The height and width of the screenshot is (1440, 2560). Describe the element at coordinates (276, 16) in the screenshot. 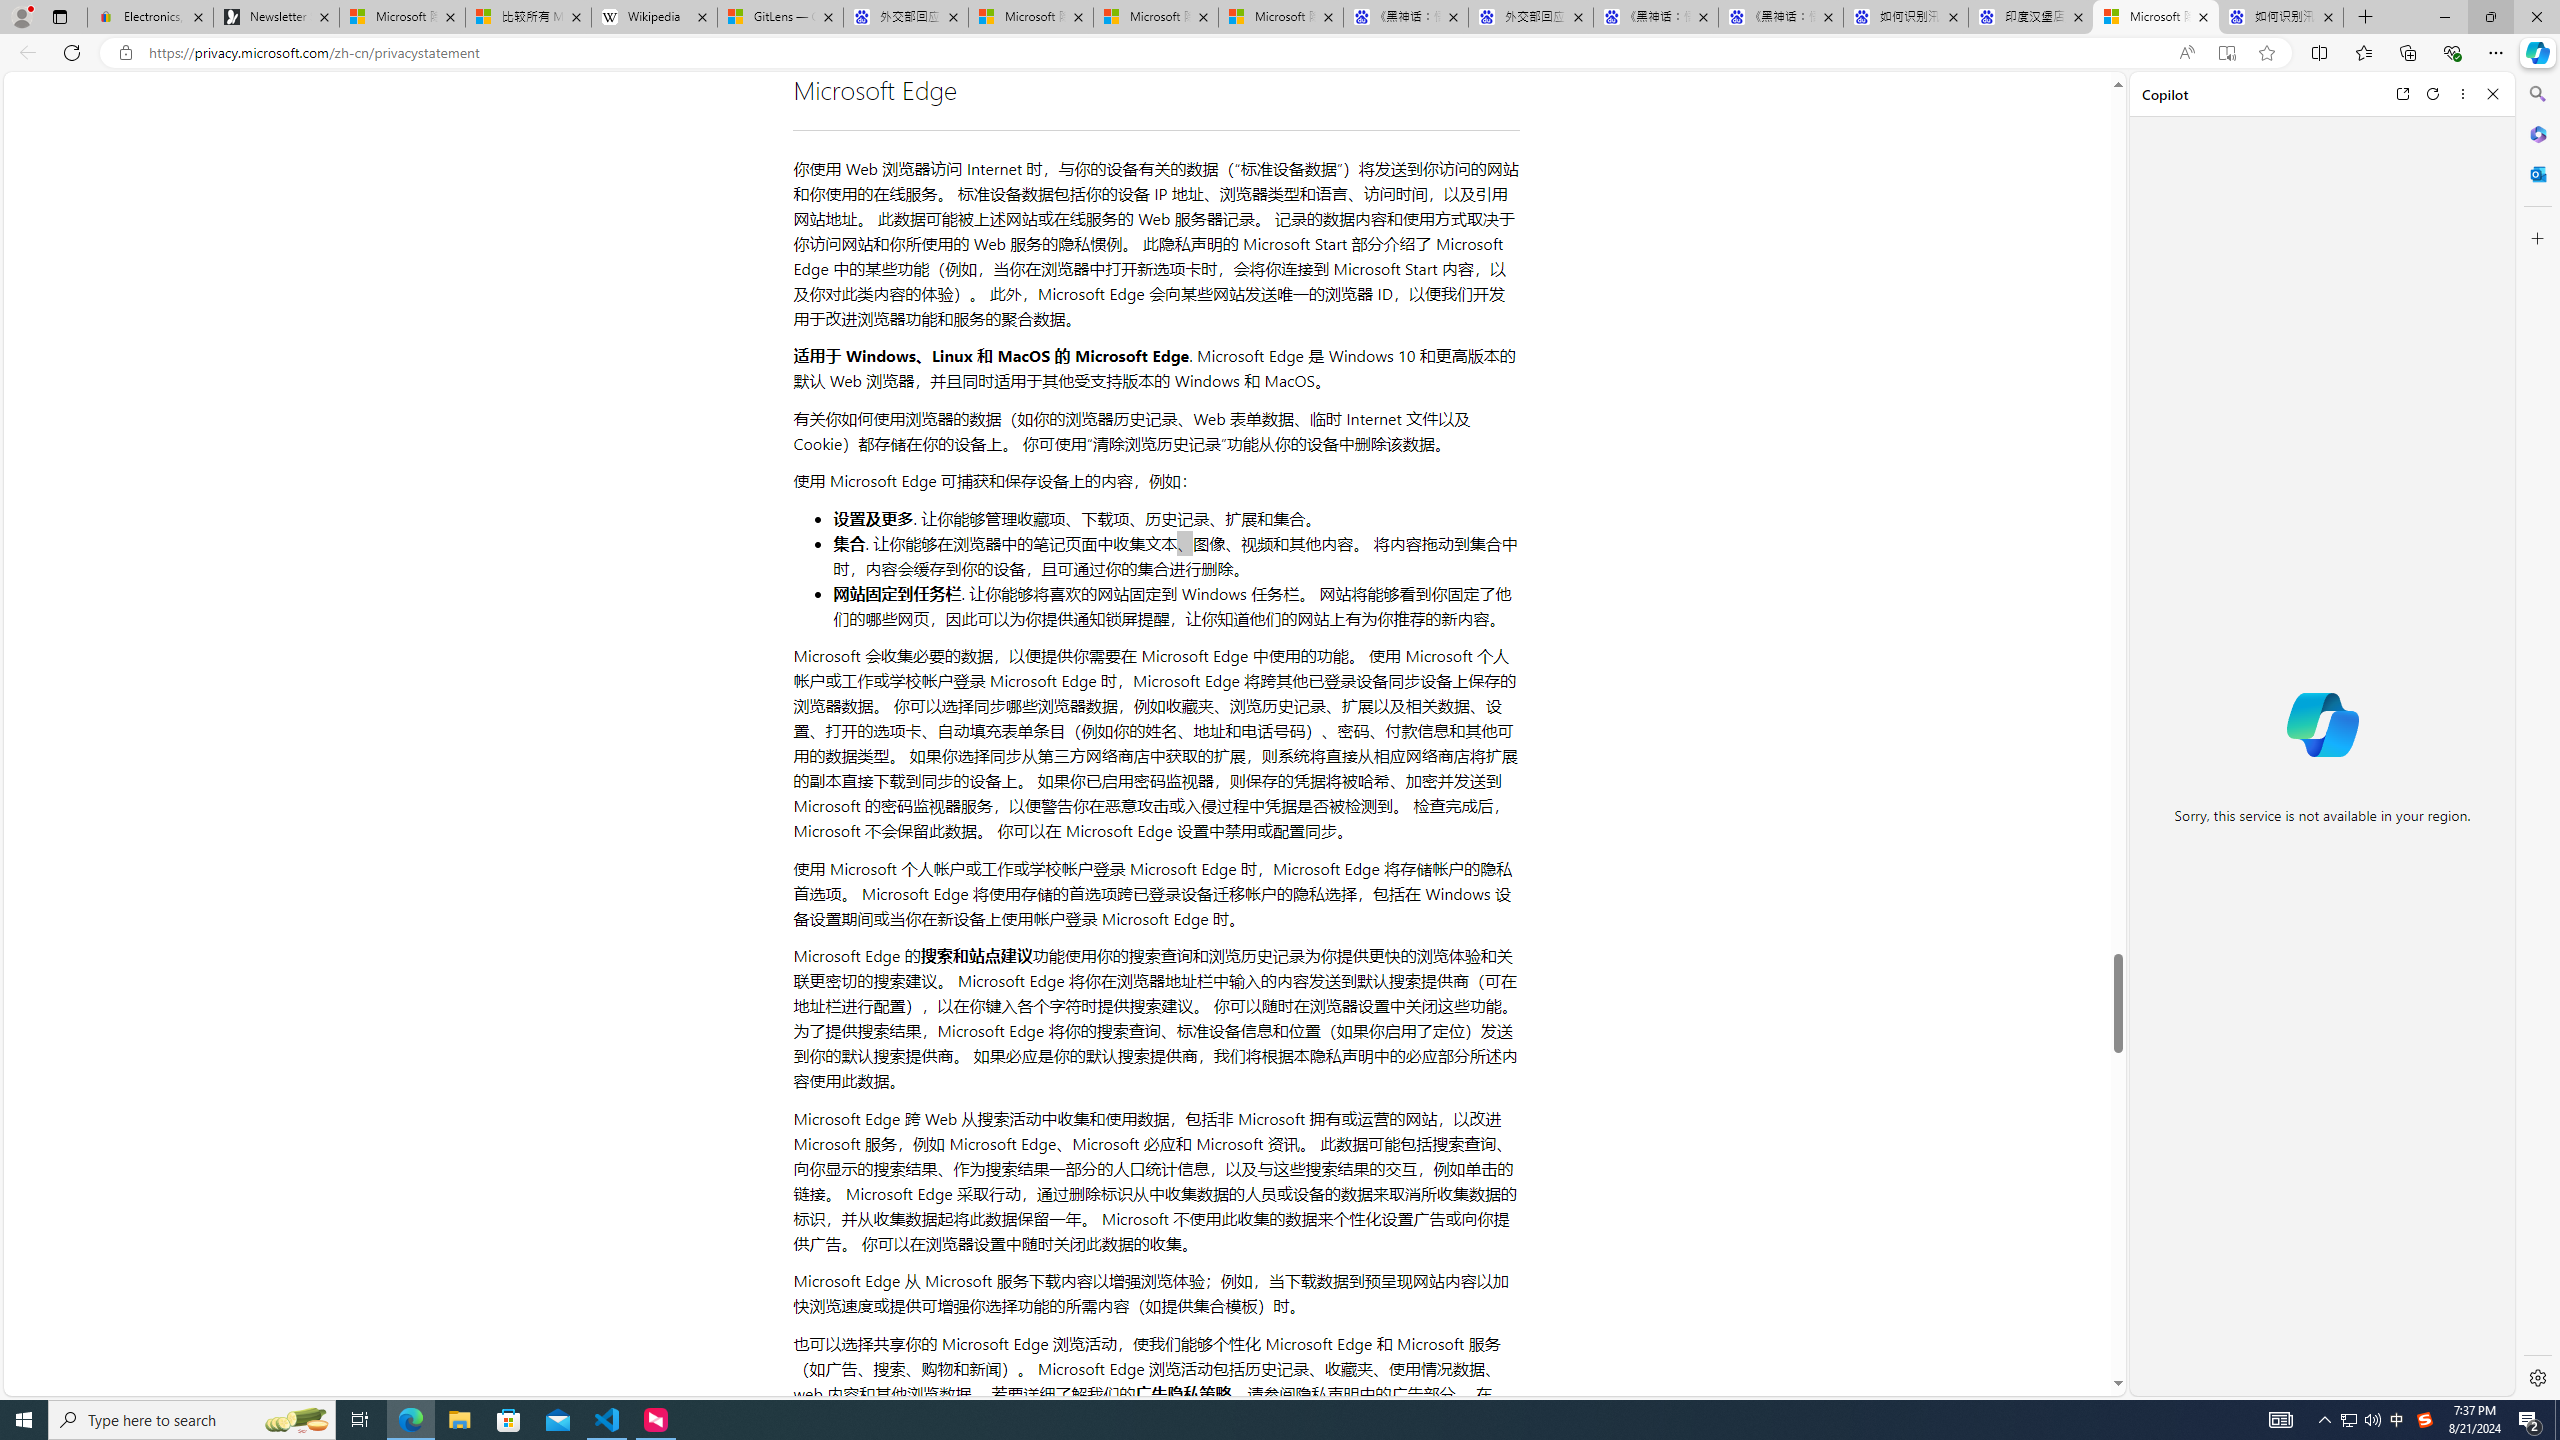

I see `'Newsletter Sign Up'` at that location.